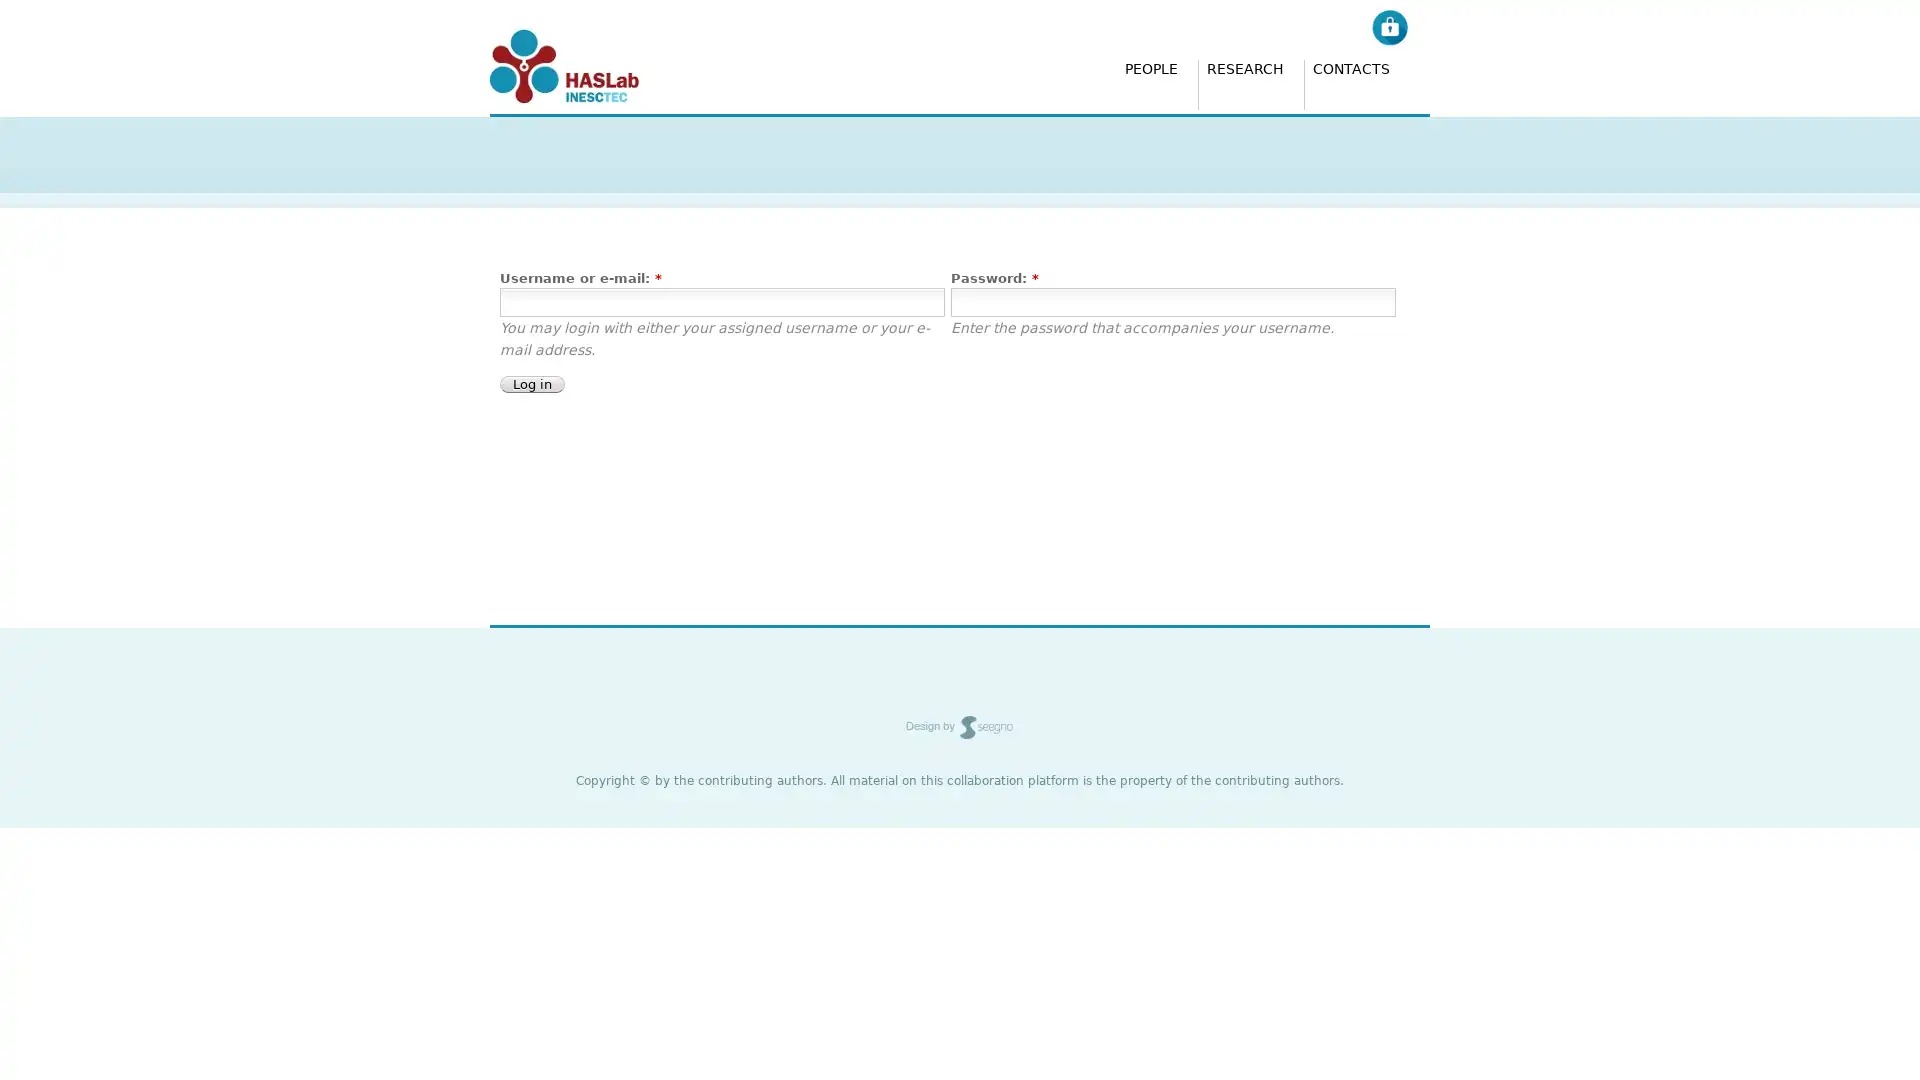 The height and width of the screenshot is (1080, 1920). Describe the element at coordinates (532, 384) in the screenshot. I see `Log in` at that location.